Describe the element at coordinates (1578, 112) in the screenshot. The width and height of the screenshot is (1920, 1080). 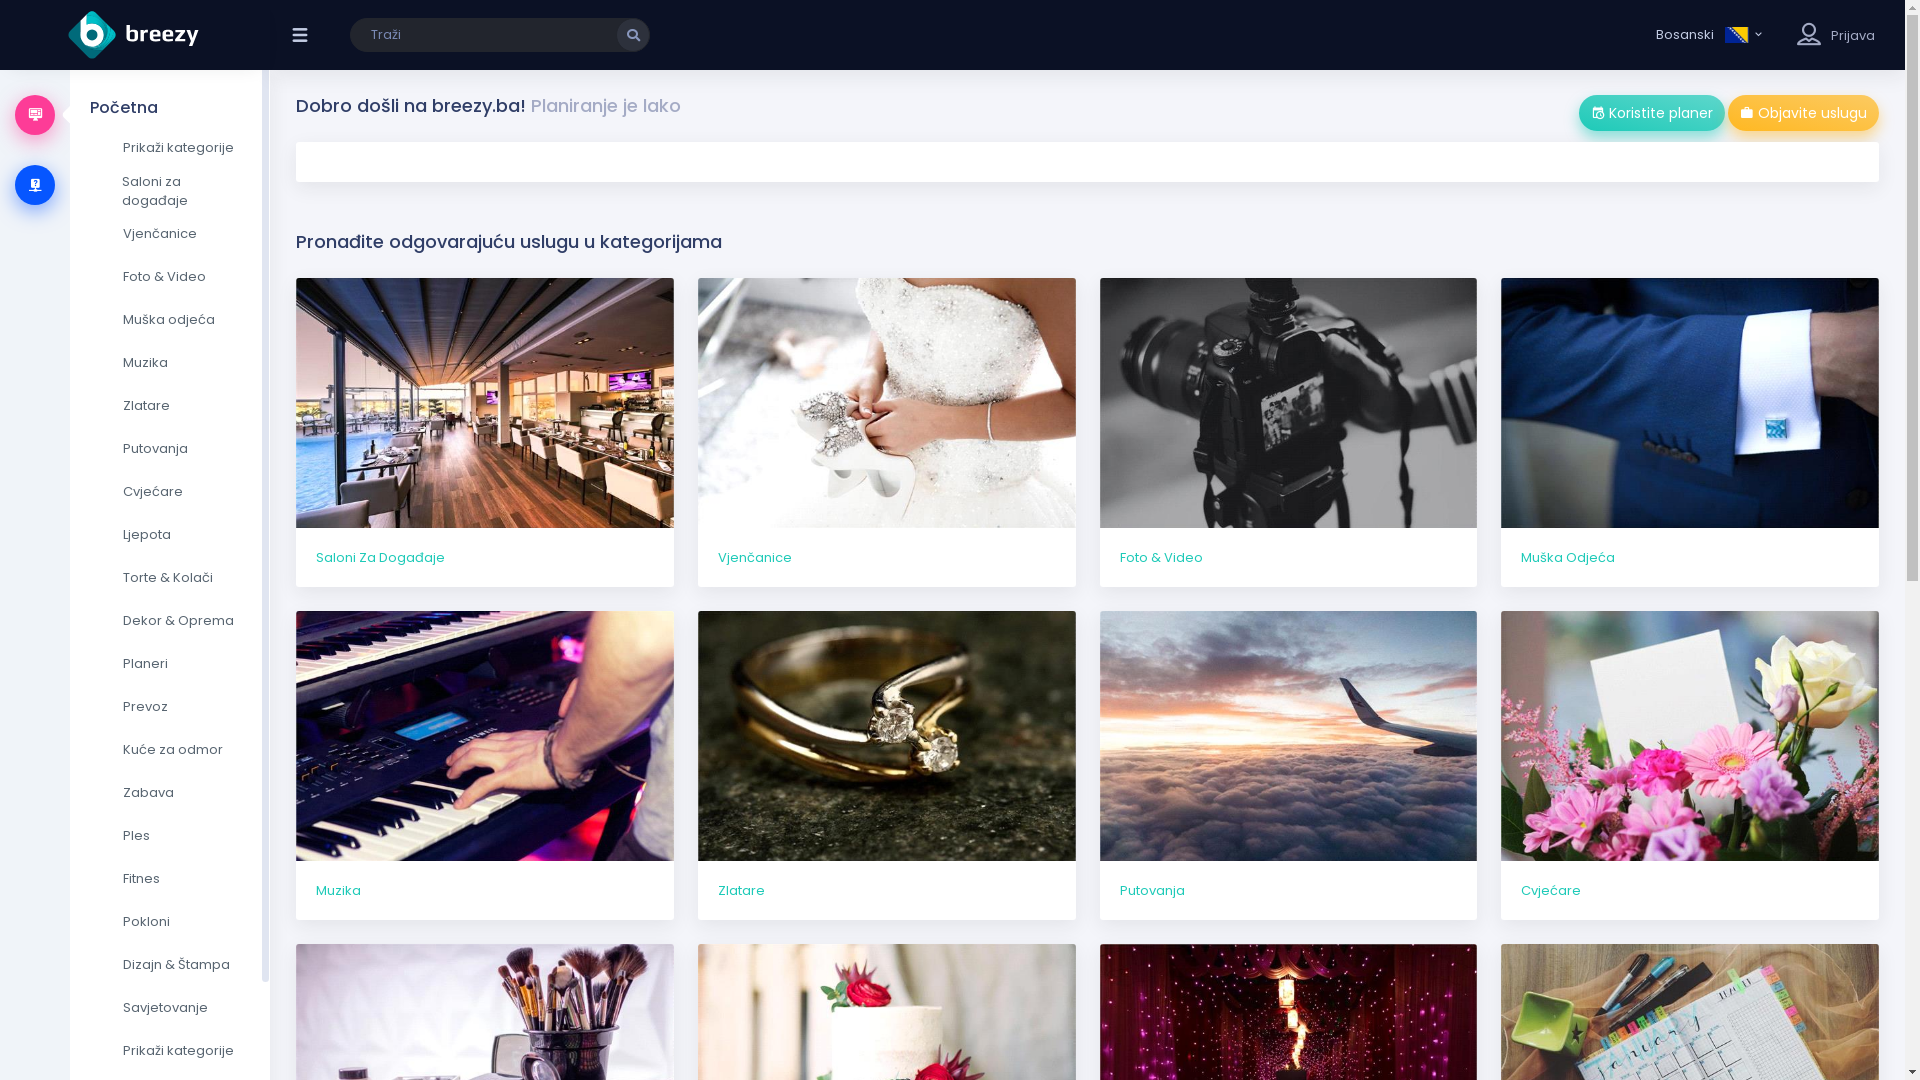
I see `'Koristite planer'` at that location.